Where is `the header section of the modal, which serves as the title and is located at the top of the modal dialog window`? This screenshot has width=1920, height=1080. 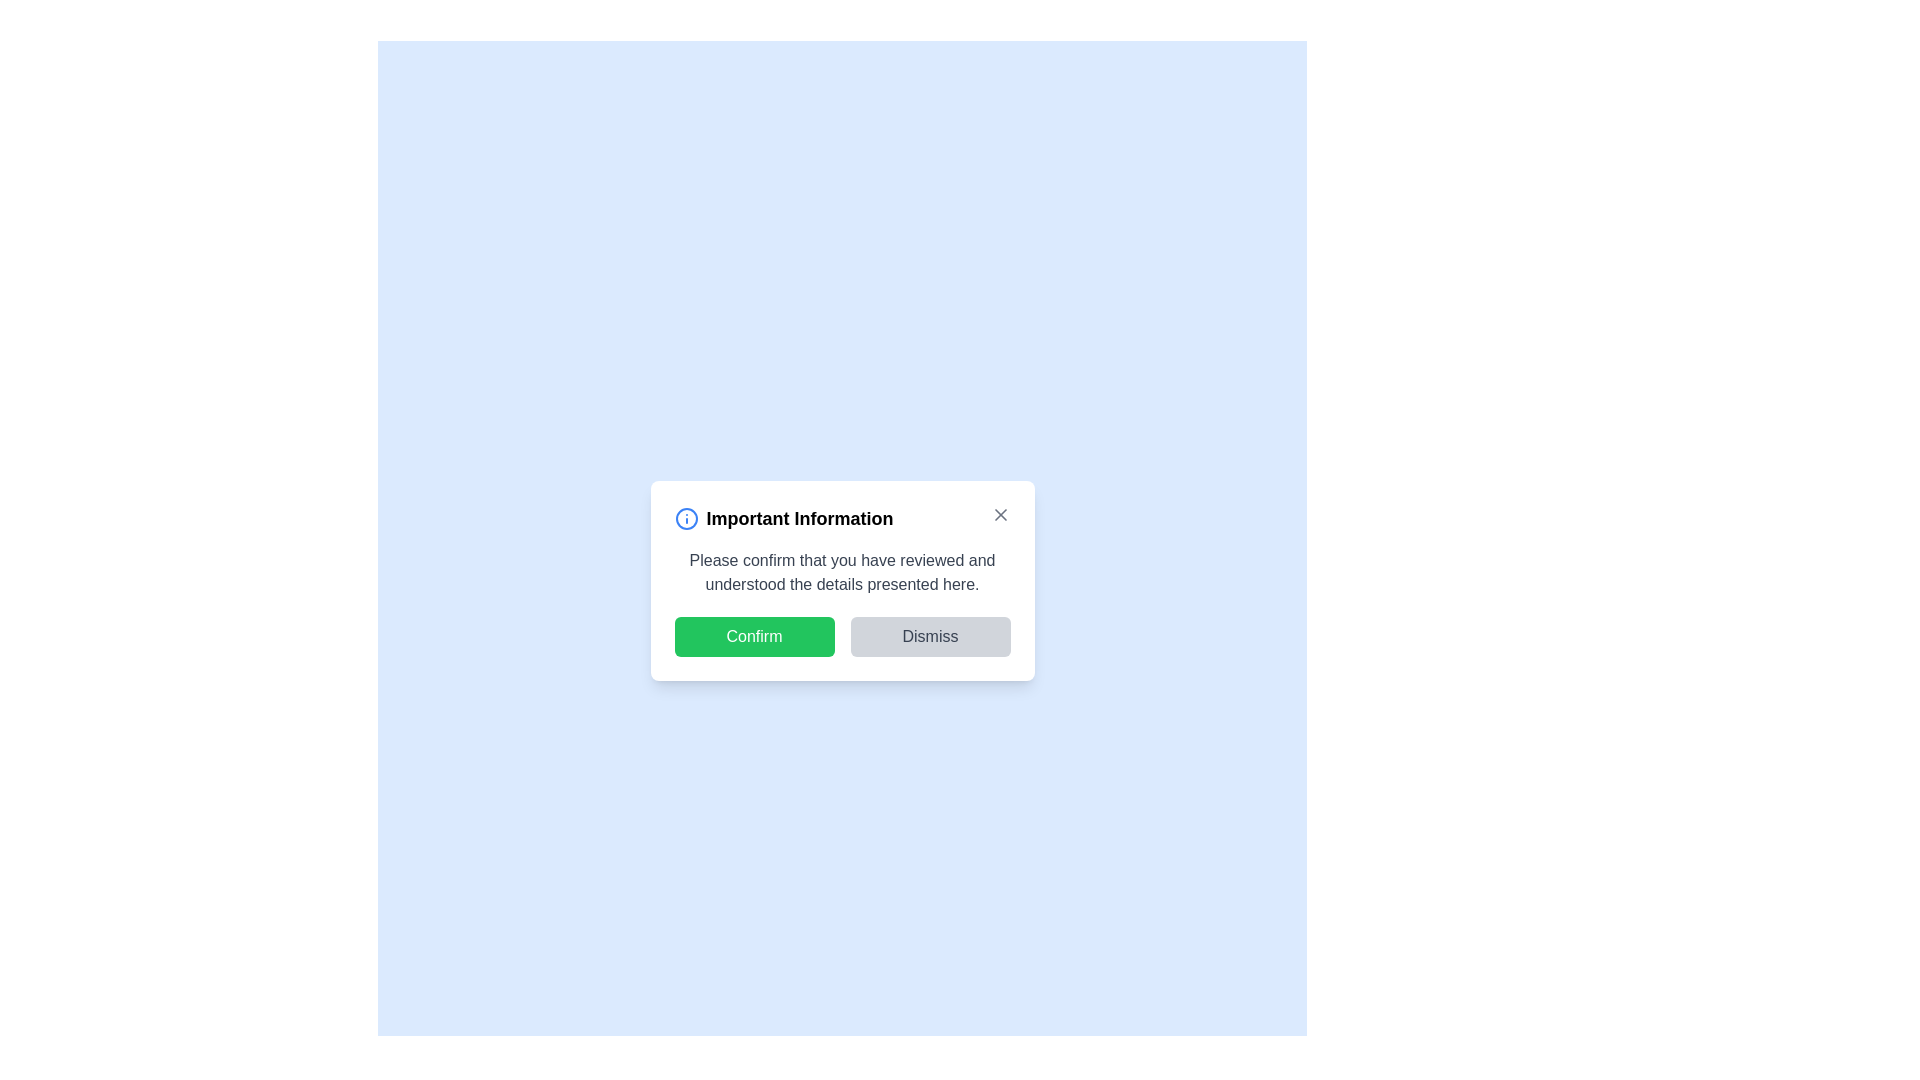 the header section of the modal, which serves as the title and is located at the top of the modal dialog window is located at coordinates (842, 518).